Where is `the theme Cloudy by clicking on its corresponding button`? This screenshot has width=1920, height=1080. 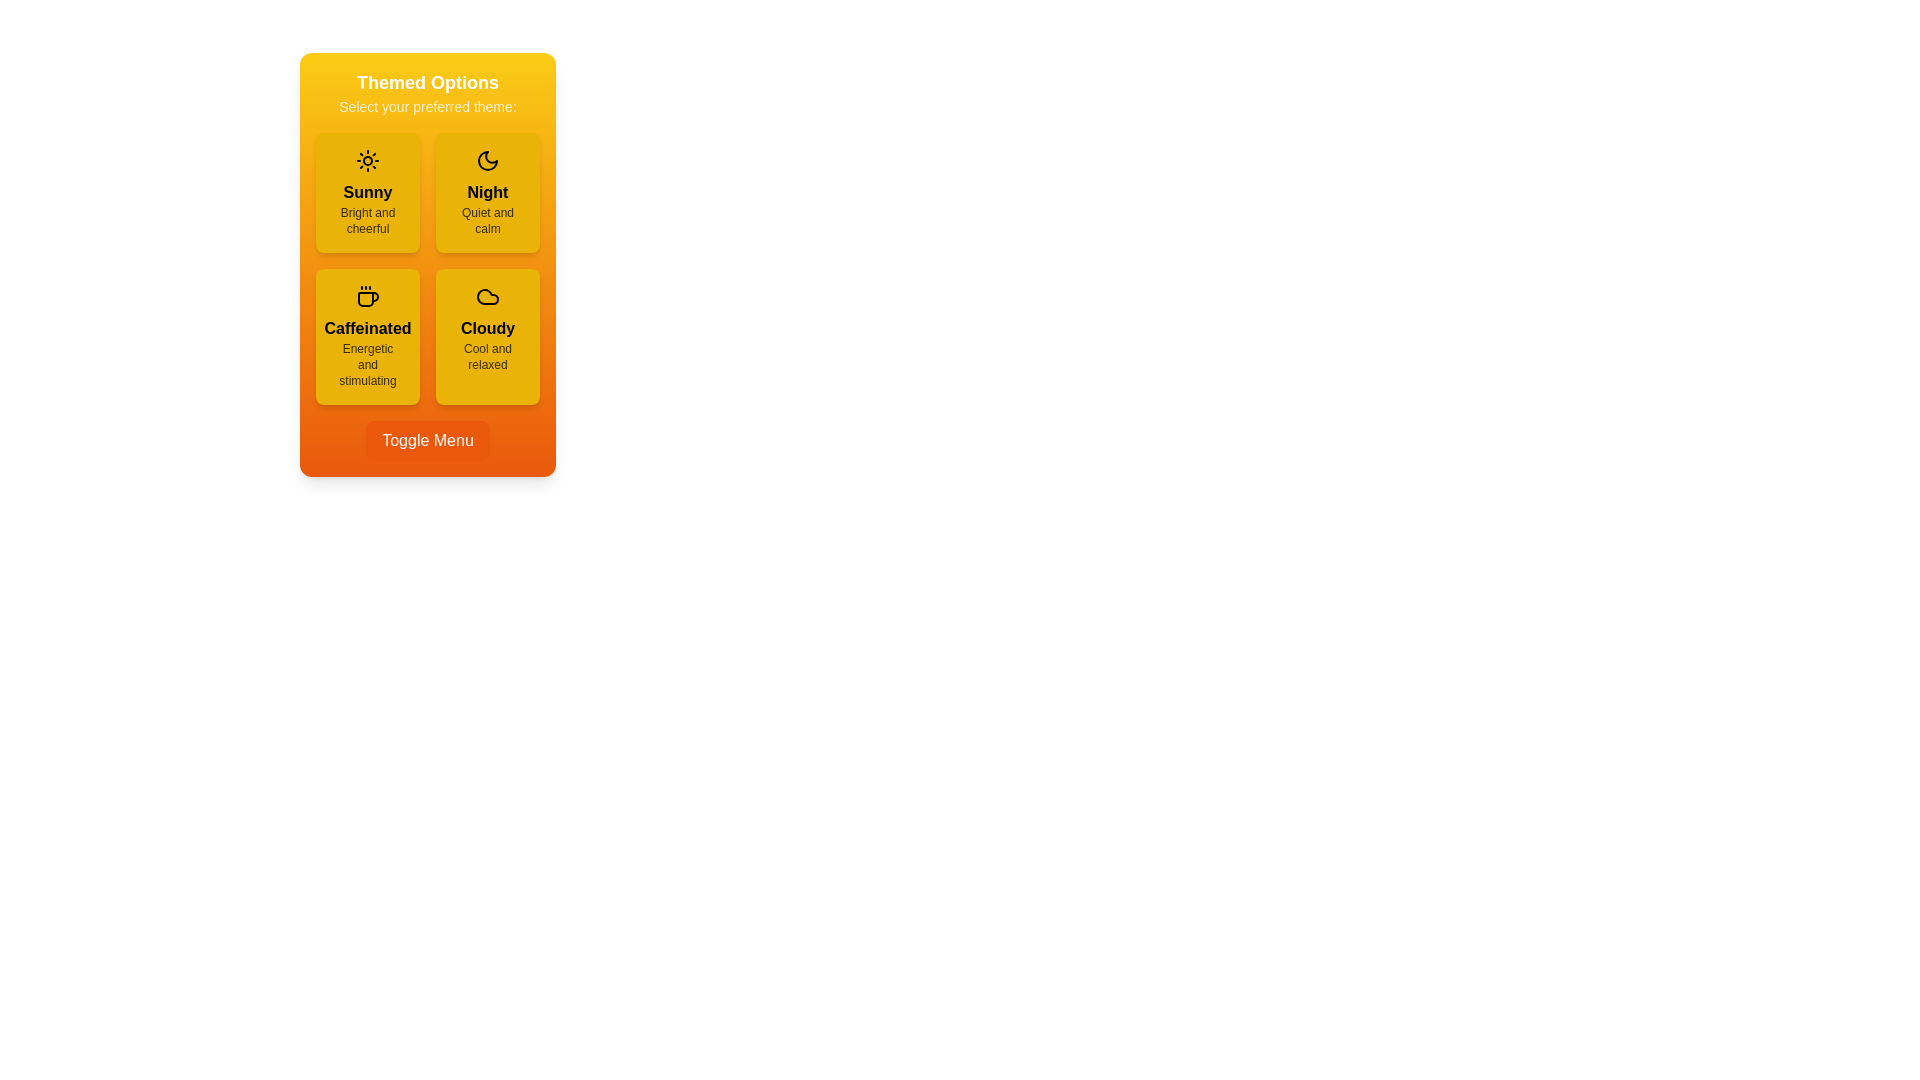 the theme Cloudy by clicking on its corresponding button is located at coordinates (488, 335).